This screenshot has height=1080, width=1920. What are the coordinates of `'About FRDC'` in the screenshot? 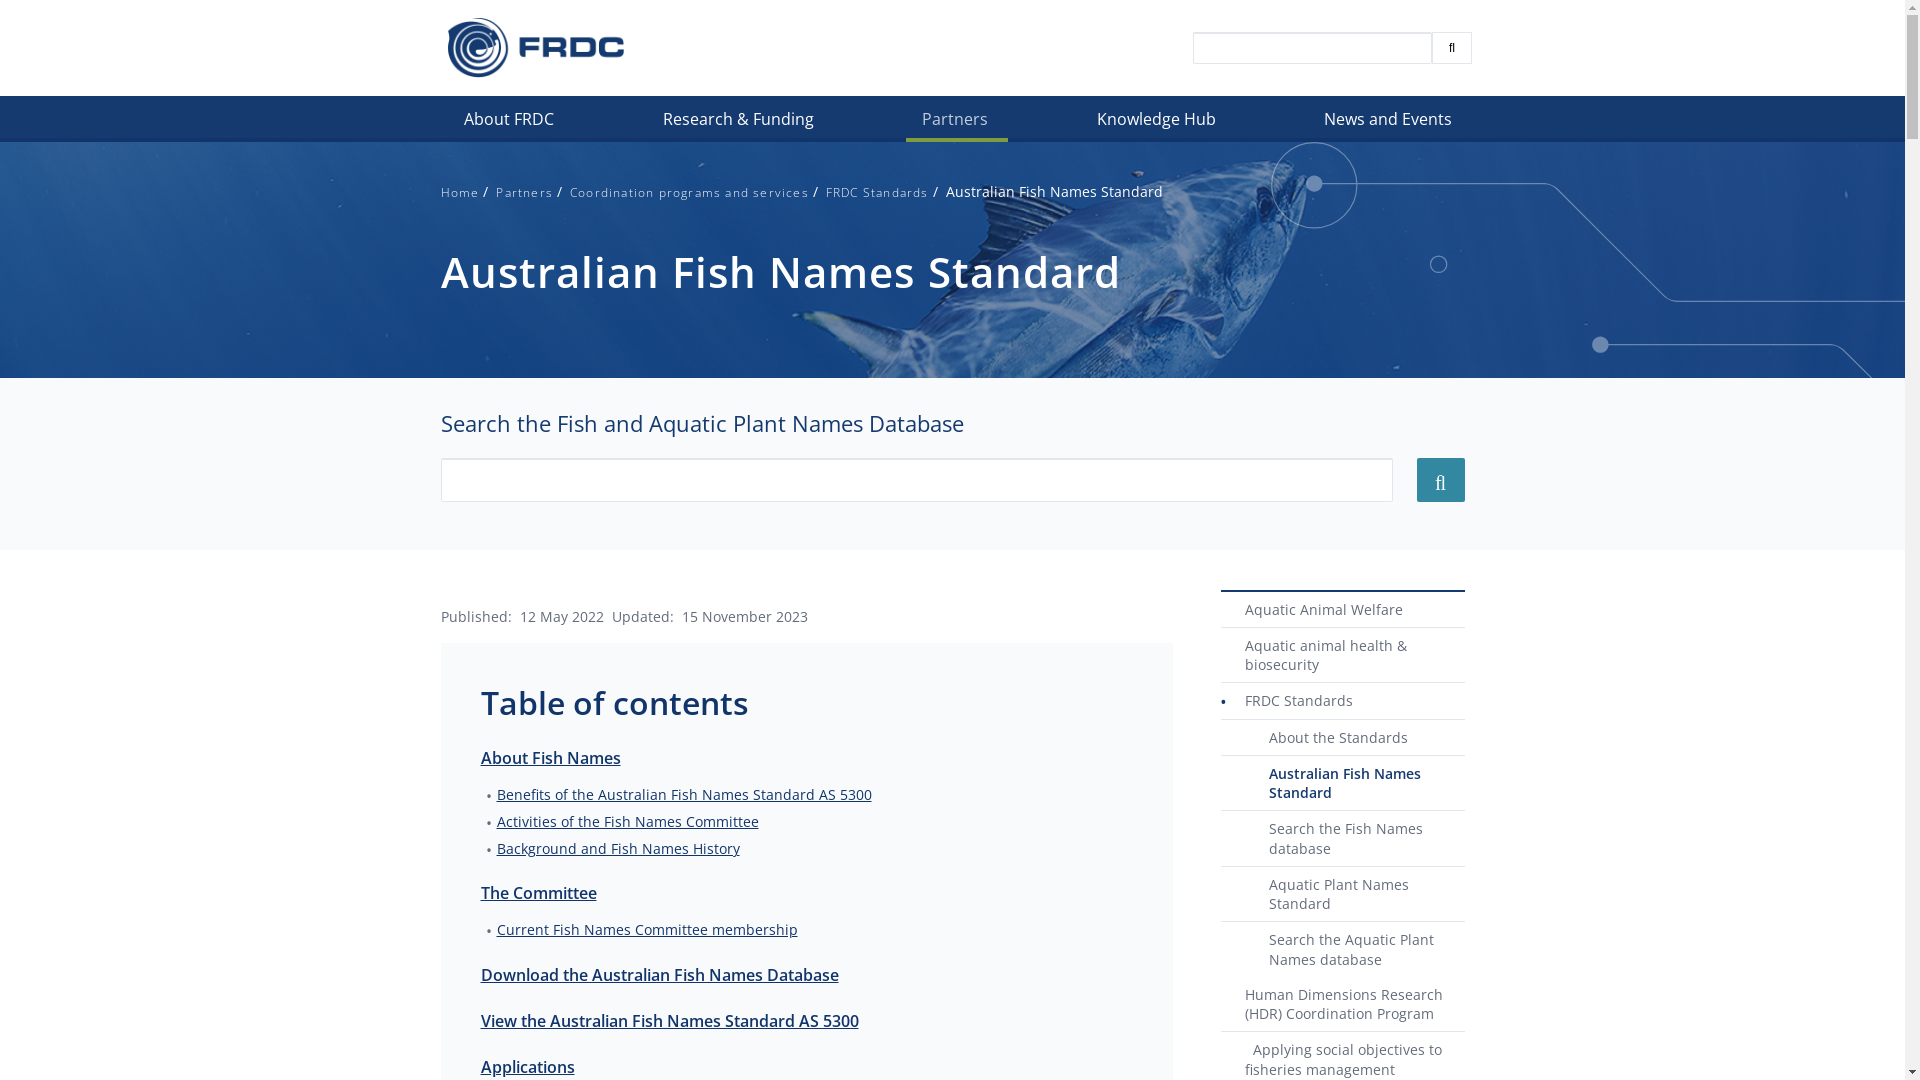 It's located at (446, 123).